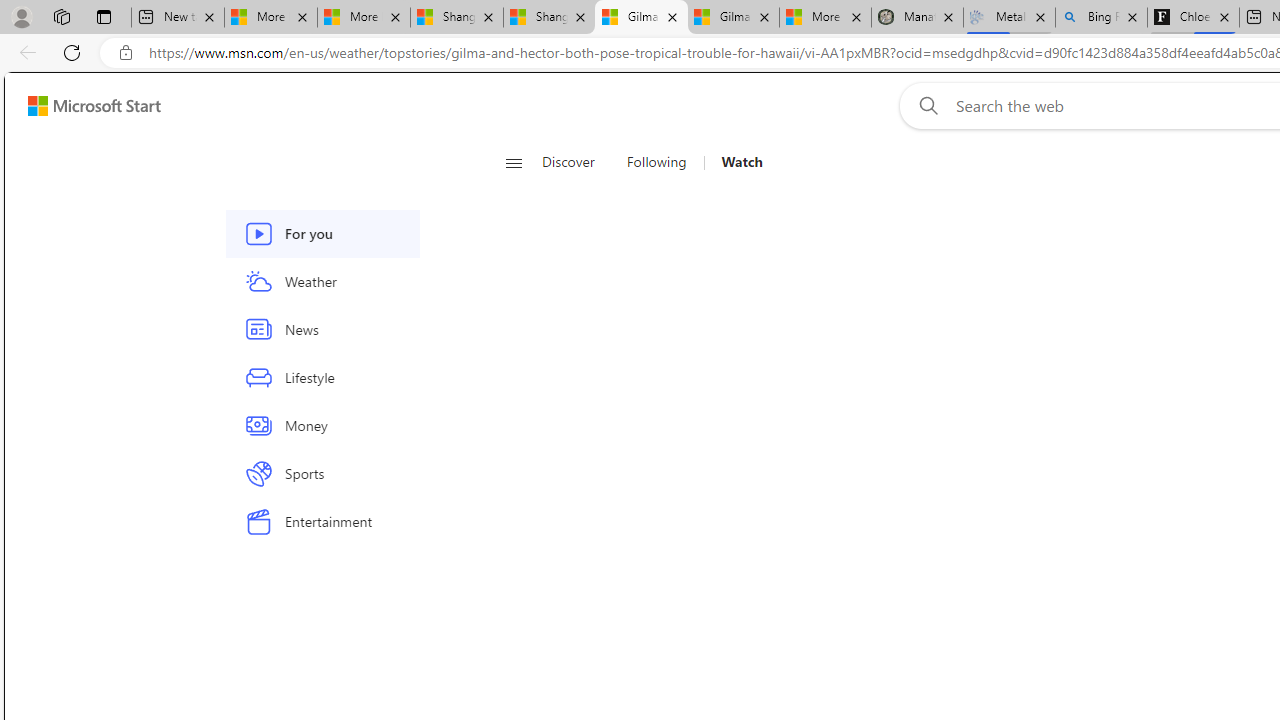 The width and height of the screenshot is (1280, 720). What do you see at coordinates (1100, 17) in the screenshot?
I see `'Bing Real Estate - Home sales and rental listings'` at bounding box center [1100, 17].